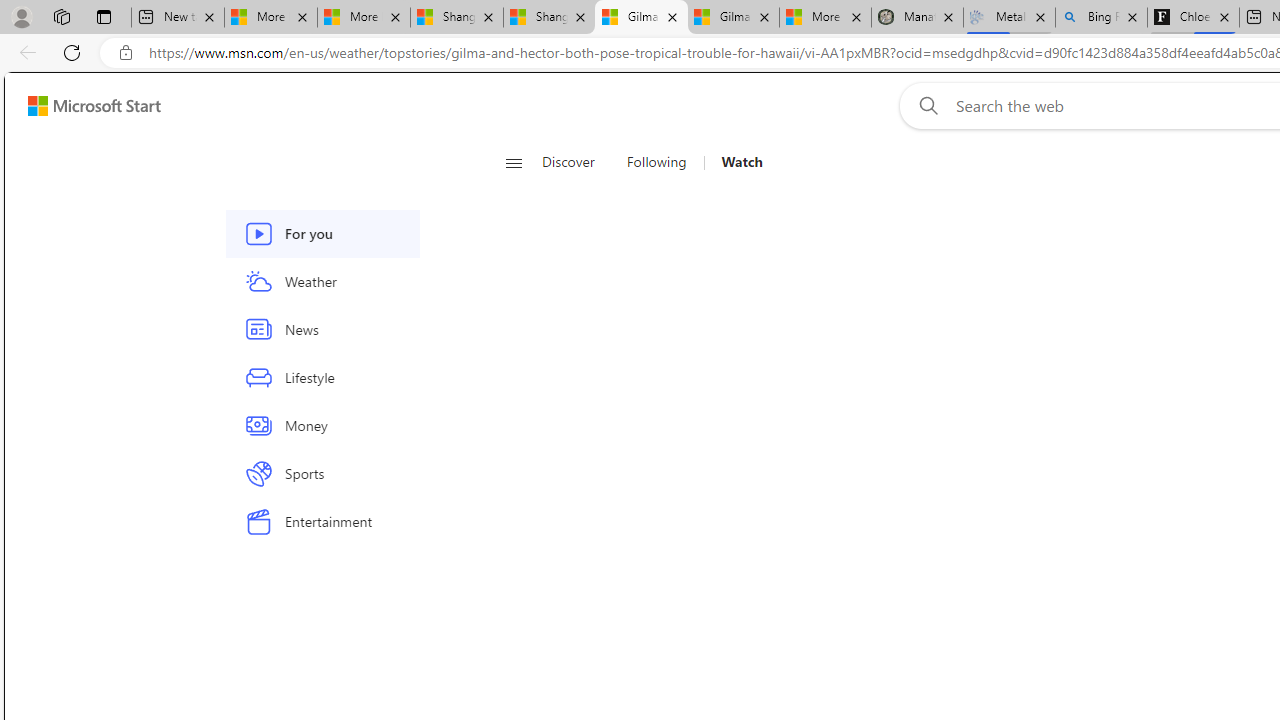 The width and height of the screenshot is (1280, 720). What do you see at coordinates (1100, 17) in the screenshot?
I see `'Bing Real Estate - Home sales and rental listings'` at bounding box center [1100, 17].